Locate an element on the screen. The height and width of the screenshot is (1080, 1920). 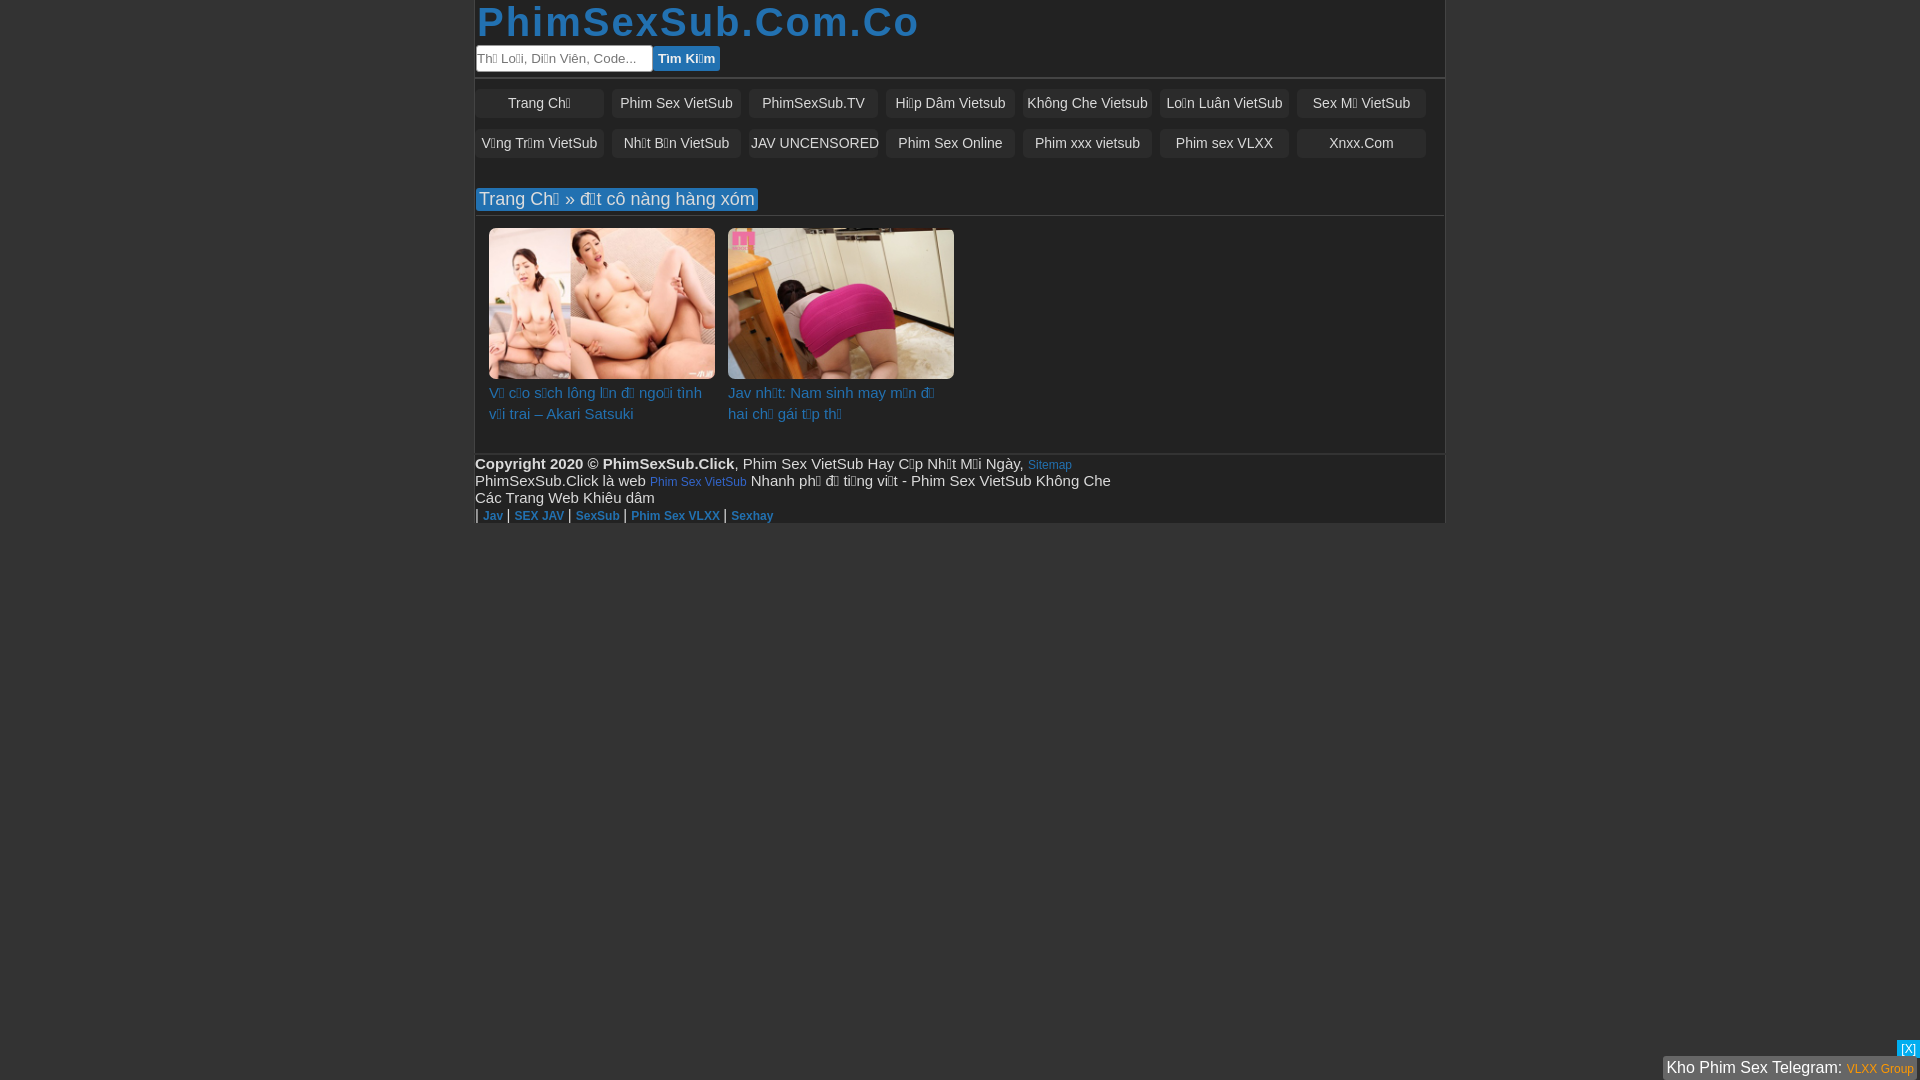
'Phim Sex Online' is located at coordinates (949, 142).